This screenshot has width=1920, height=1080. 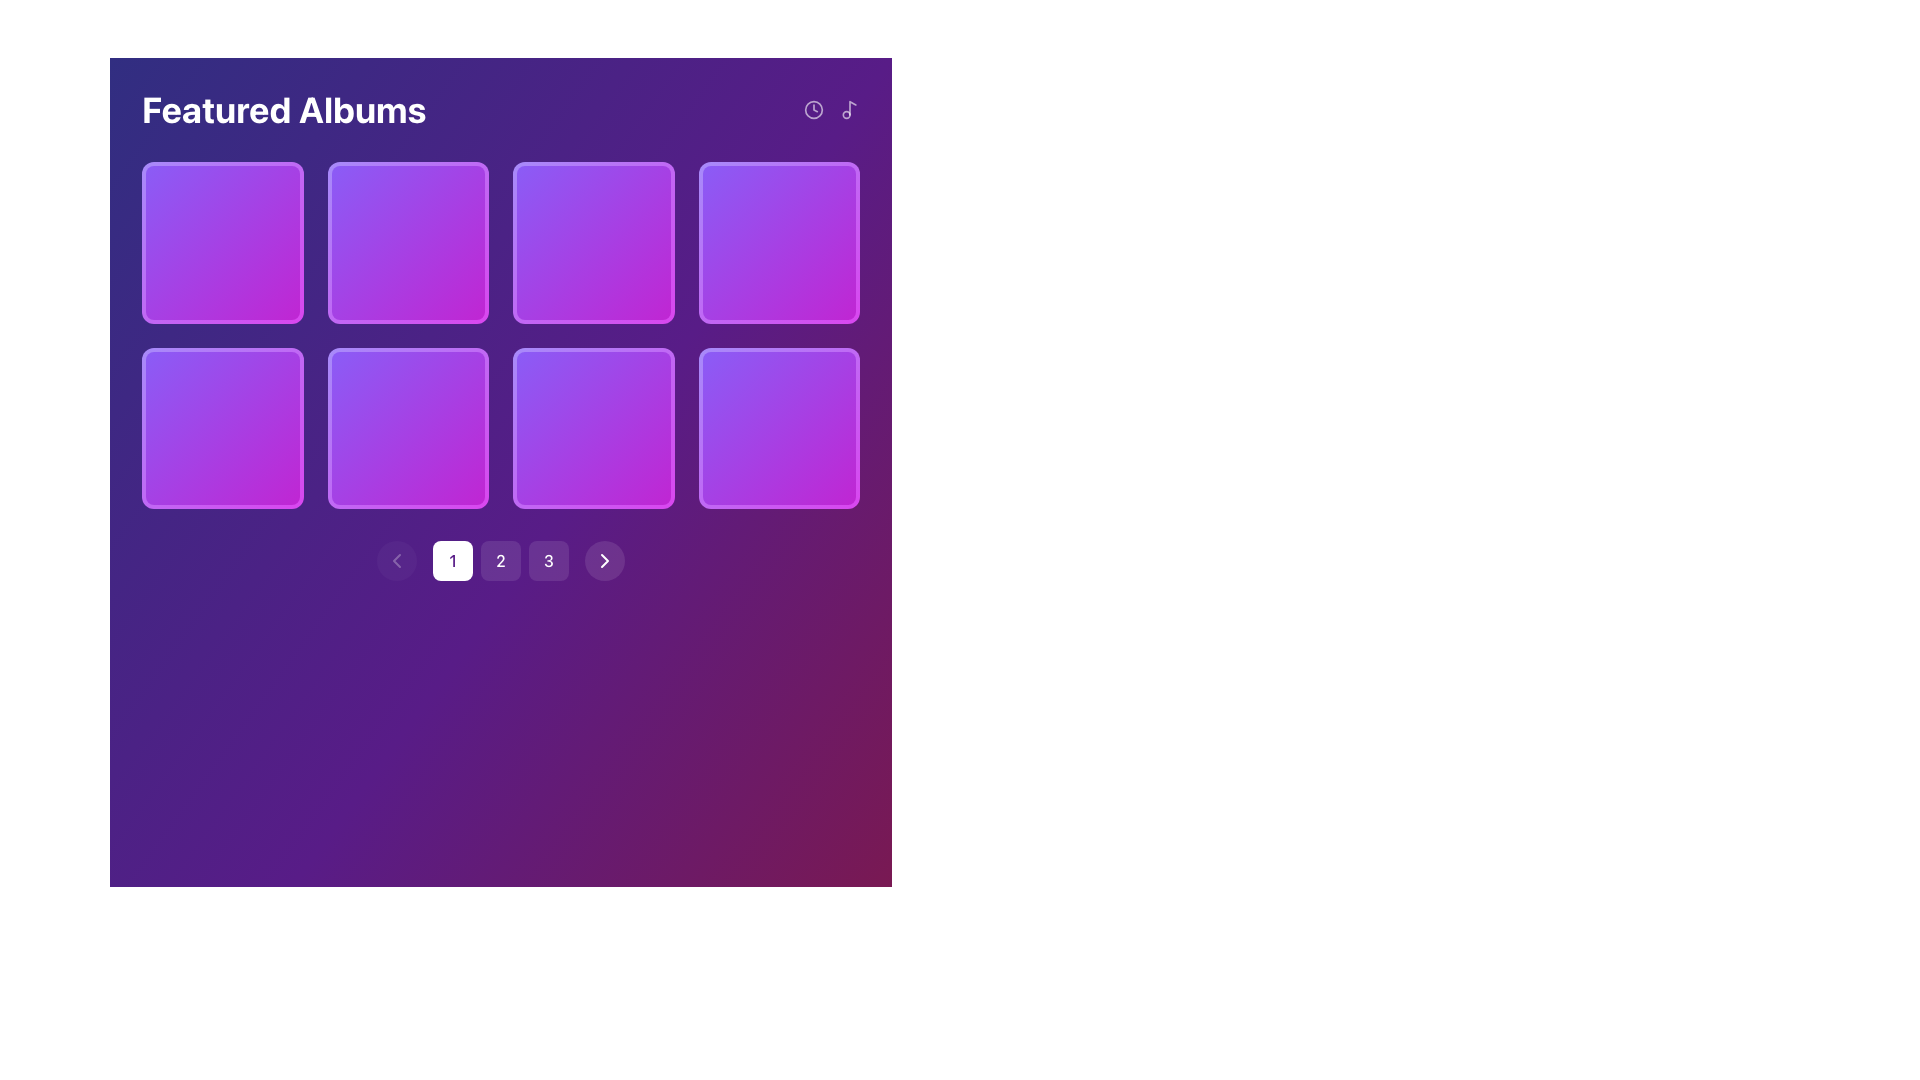 What do you see at coordinates (407, 241) in the screenshot?
I see `the vibrant gradient Clickable card in the 'Featured Albums' section` at bounding box center [407, 241].